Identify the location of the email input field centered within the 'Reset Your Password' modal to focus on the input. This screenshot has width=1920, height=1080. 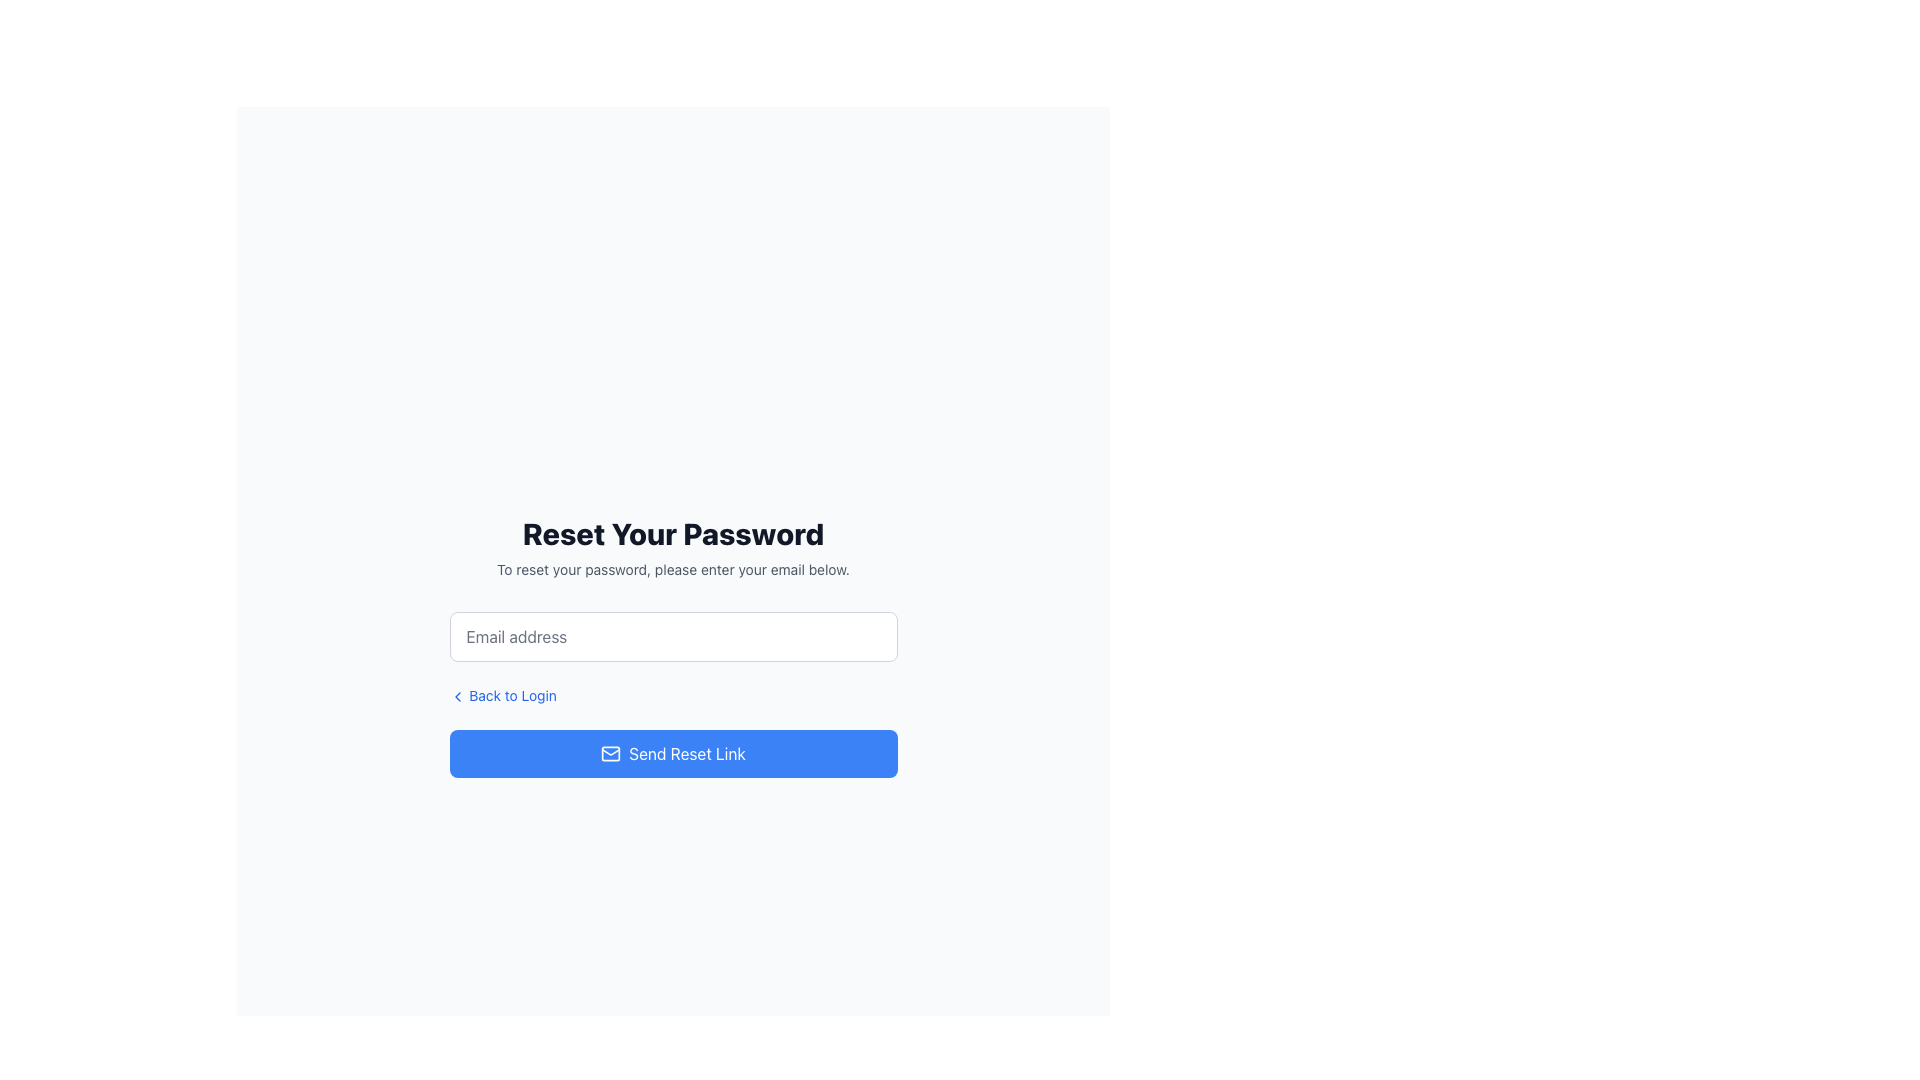
(673, 647).